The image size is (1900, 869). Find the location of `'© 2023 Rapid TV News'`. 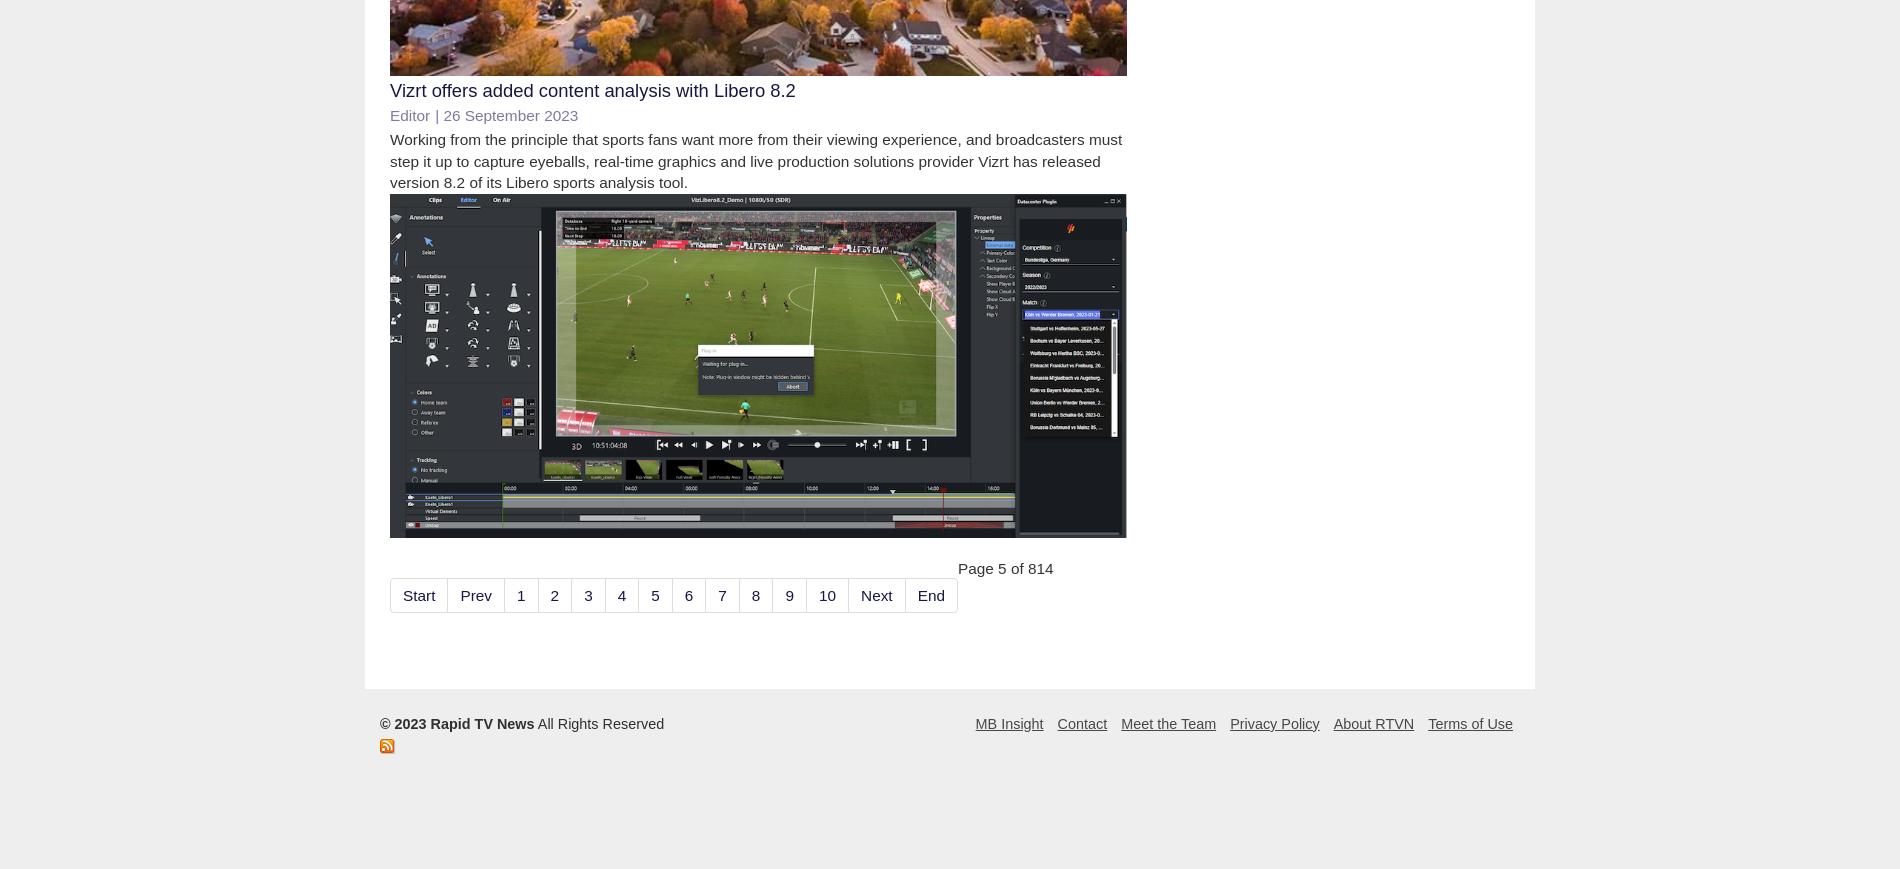

'© 2023 Rapid TV News' is located at coordinates (379, 723).